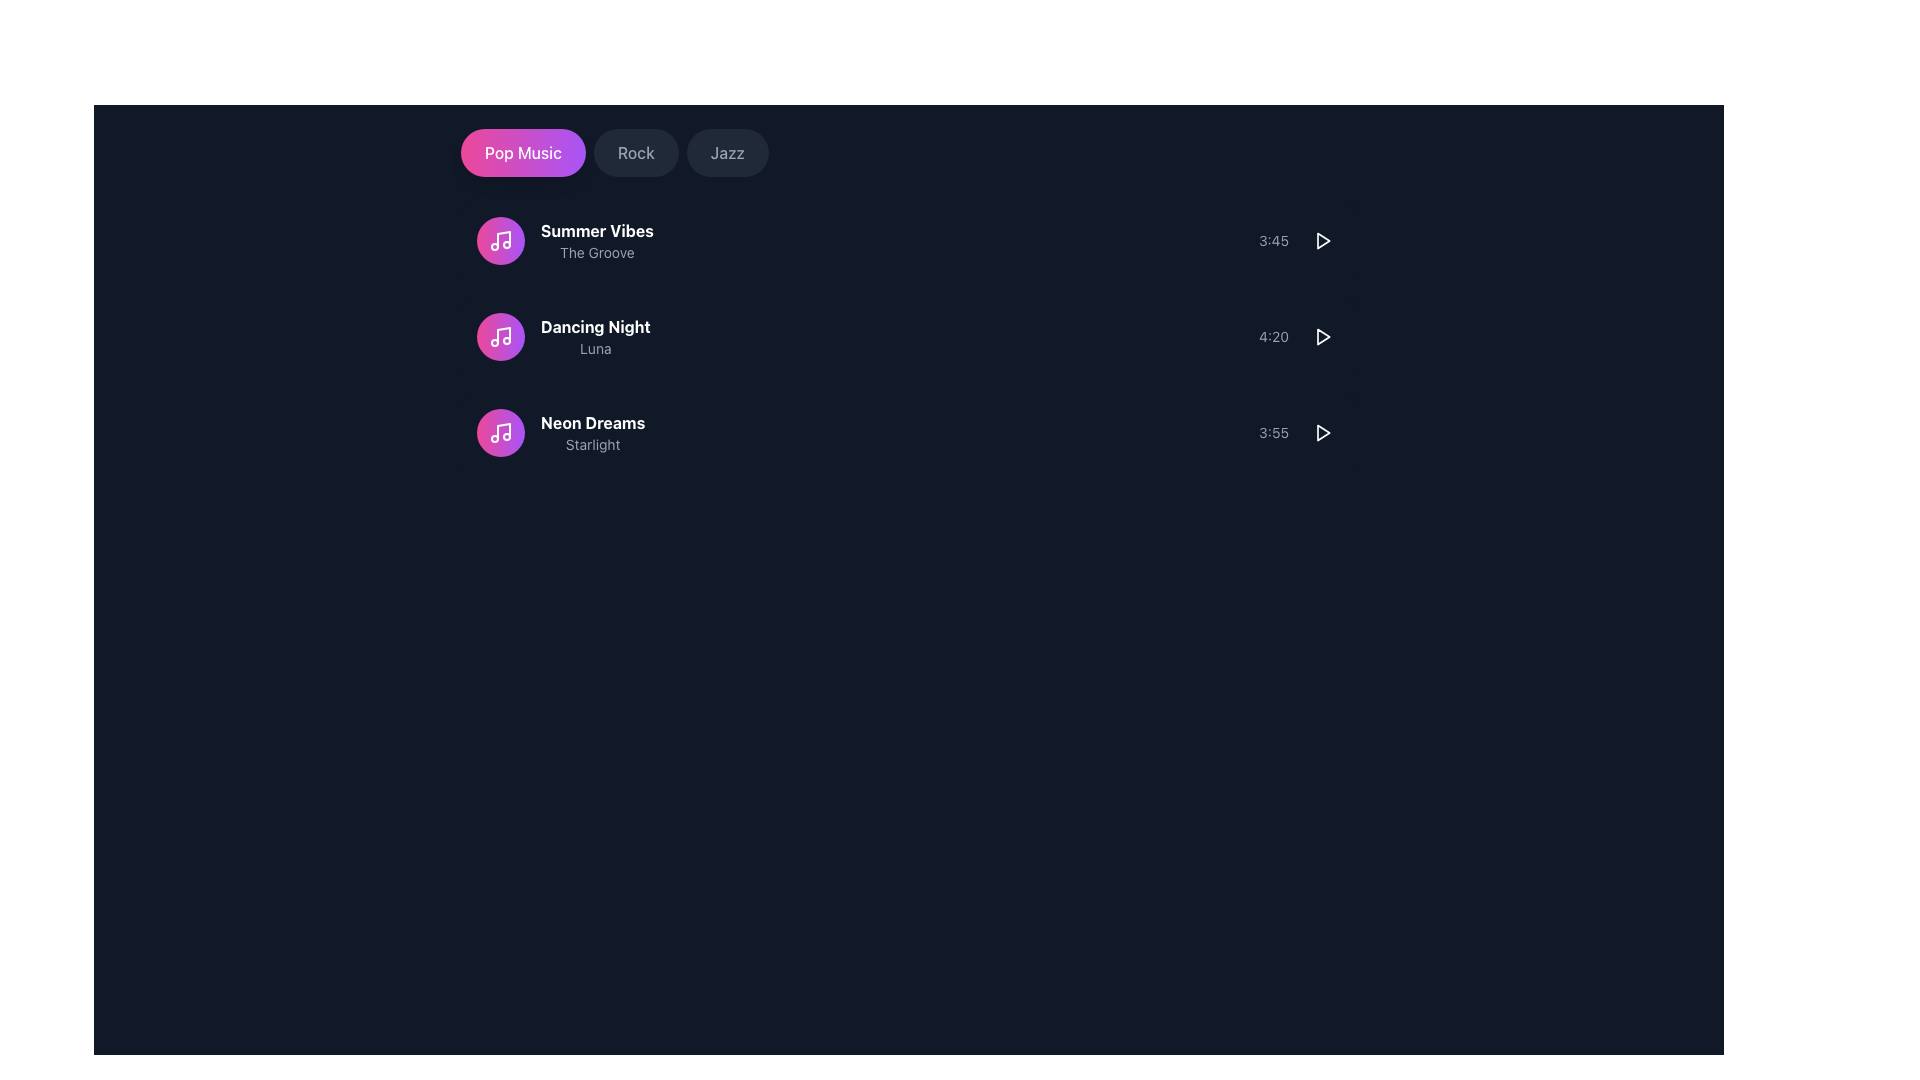 The width and height of the screenshot is (1920, 1080). What do you see at coordinates (594, 335) in the screenshot?
I see `the Text Display that shows the title and artist of a musical track, located as the second item in a vertical list between 'Summer Vibes' and 'Neon Dreams'` at bounding box center [594, 335].